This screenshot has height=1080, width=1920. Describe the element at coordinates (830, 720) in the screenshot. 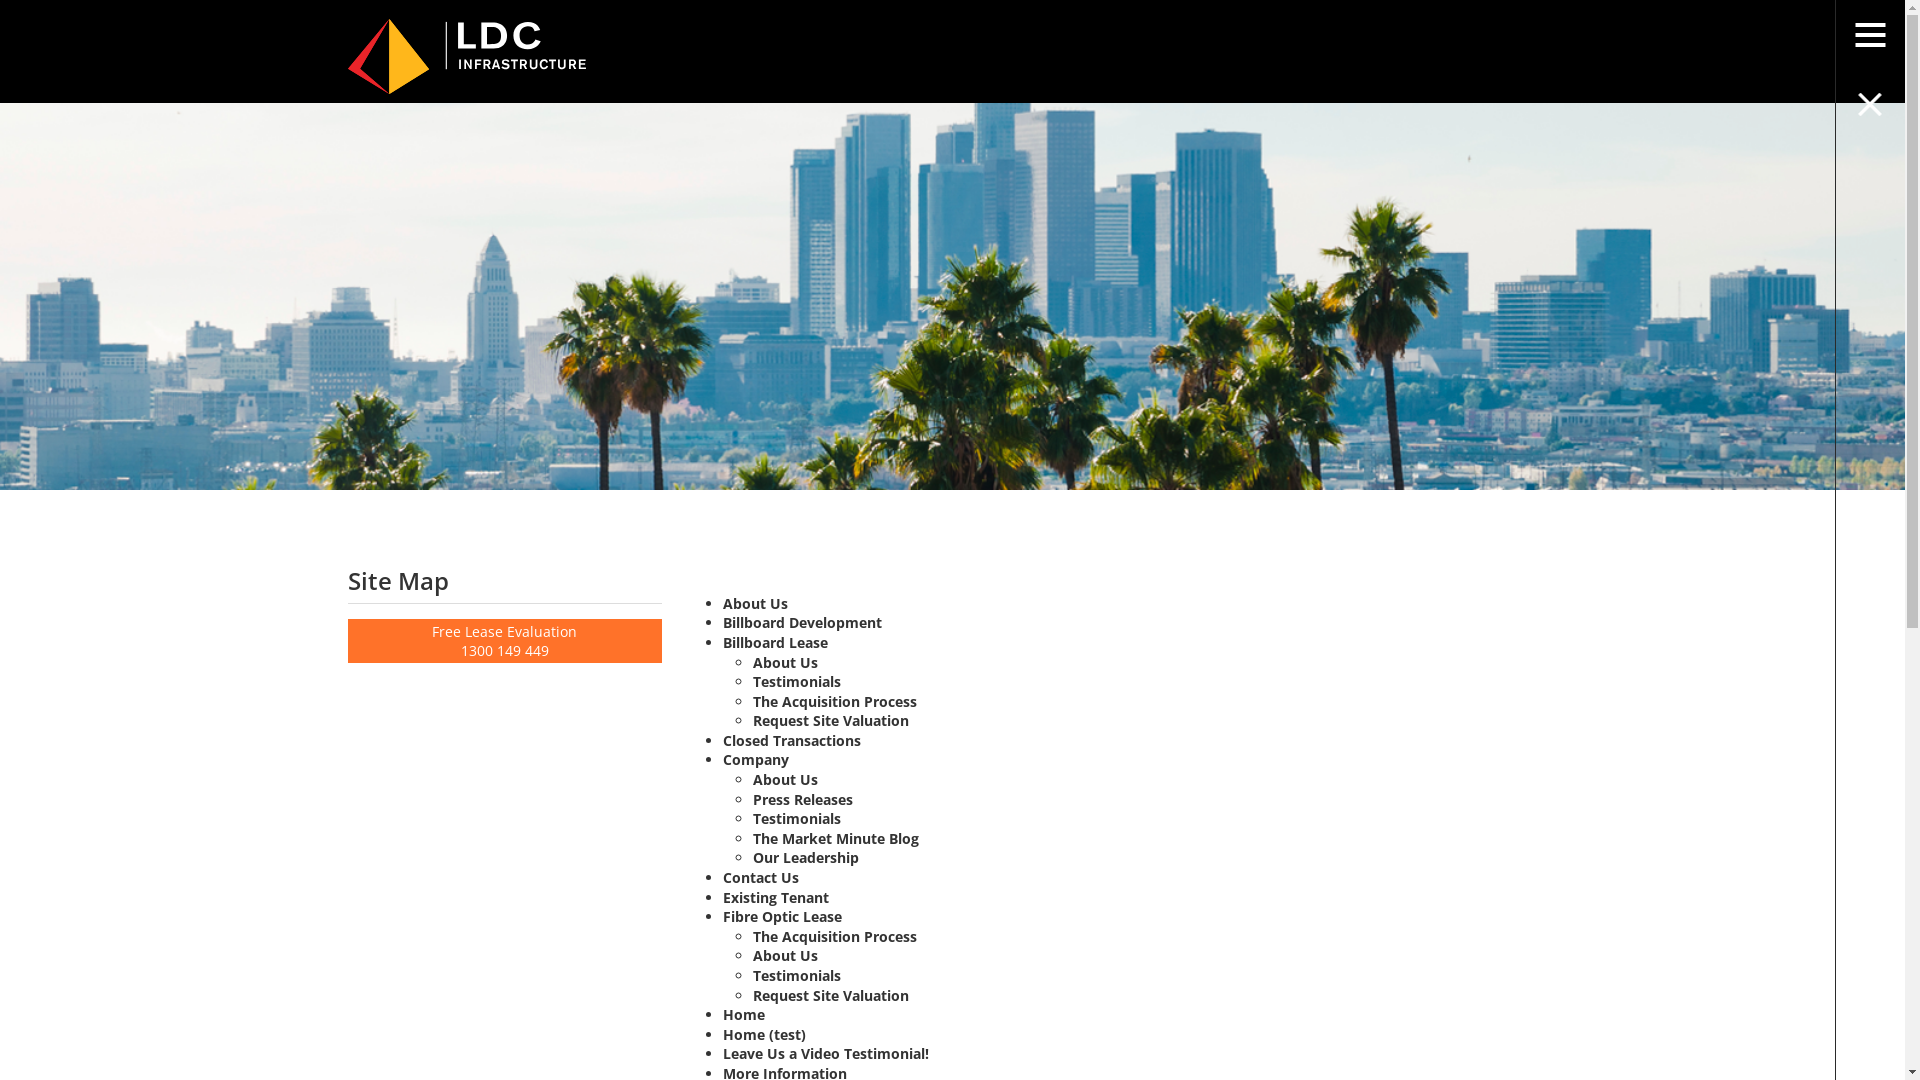

I see `'Request Site Valuation'` at that location.